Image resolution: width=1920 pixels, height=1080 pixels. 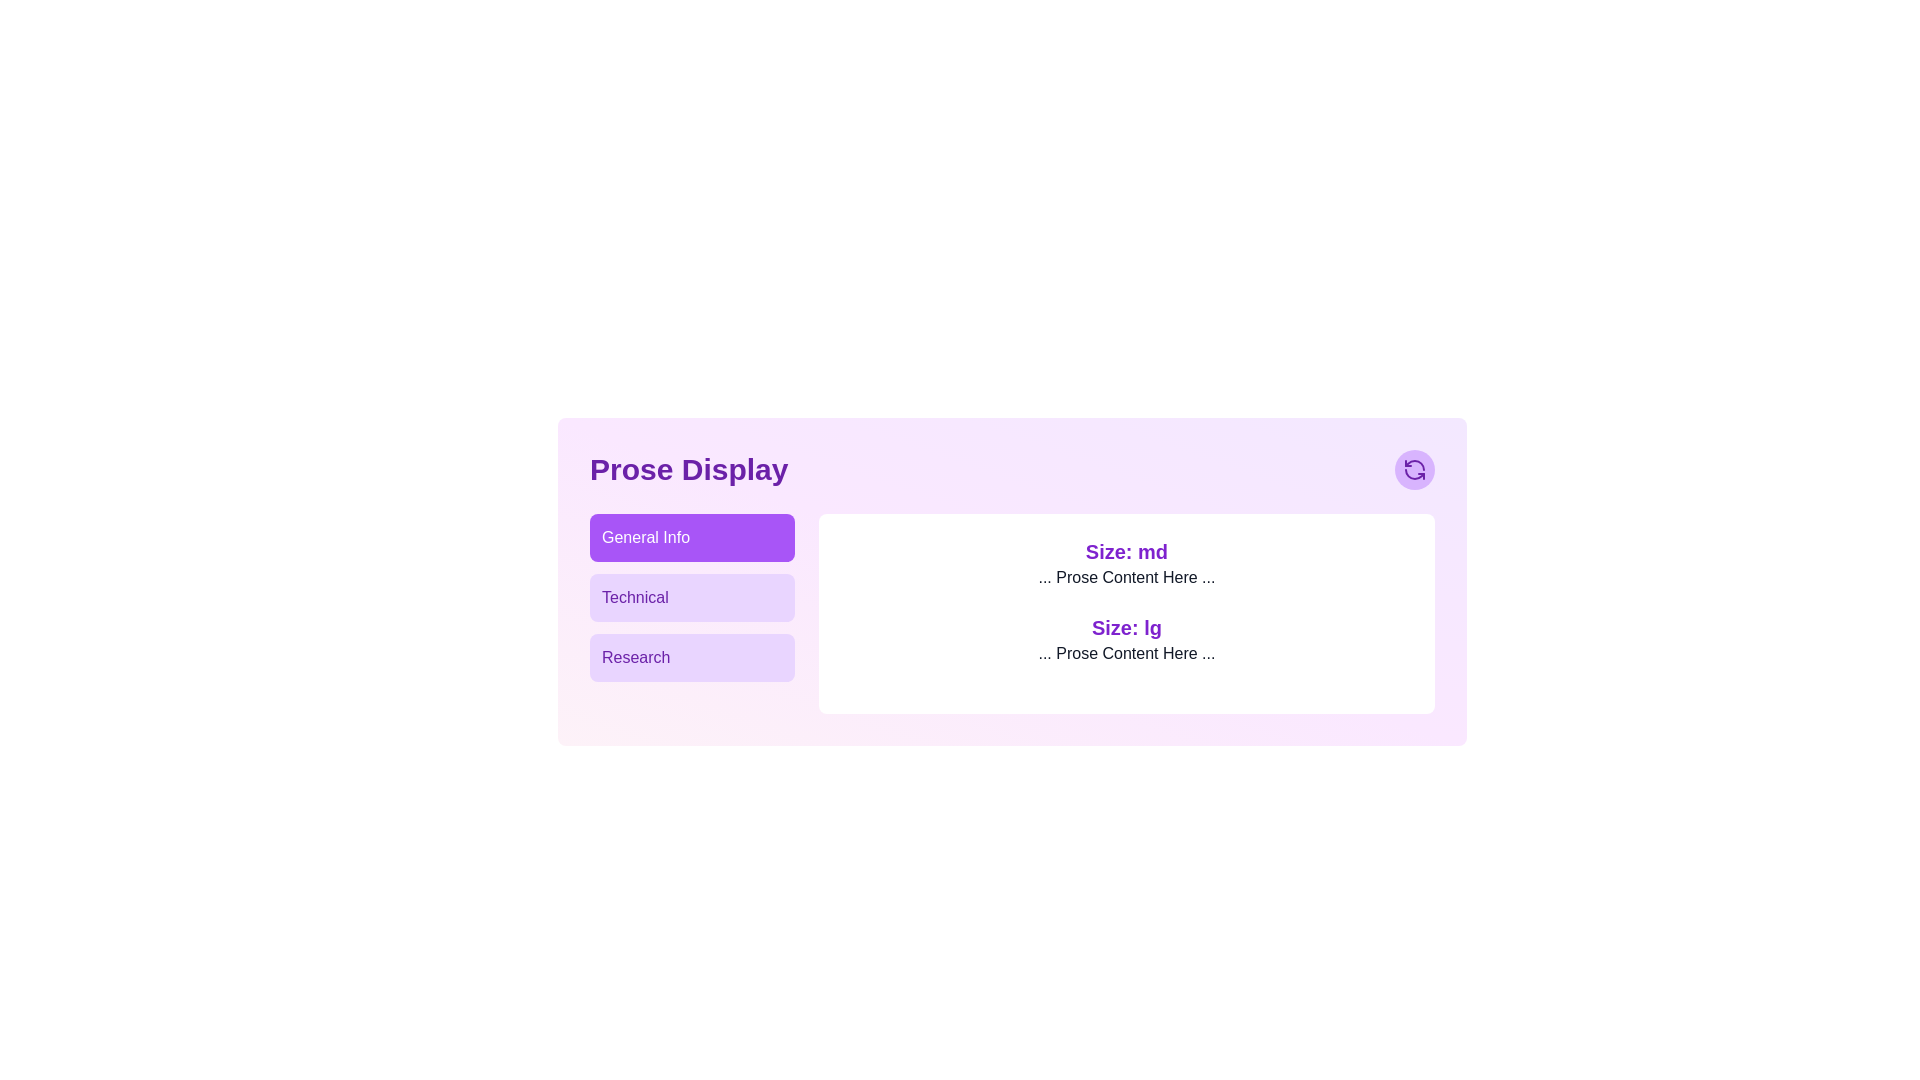 What do you see at coordinates (1127, 563) in the screenshot?
I see `the Text Display Section that presents textual information with a bold heading, located at the top-middle of the right panel, preceding the component labeled 'Size: lg'` at bounding box center [1127, 563].